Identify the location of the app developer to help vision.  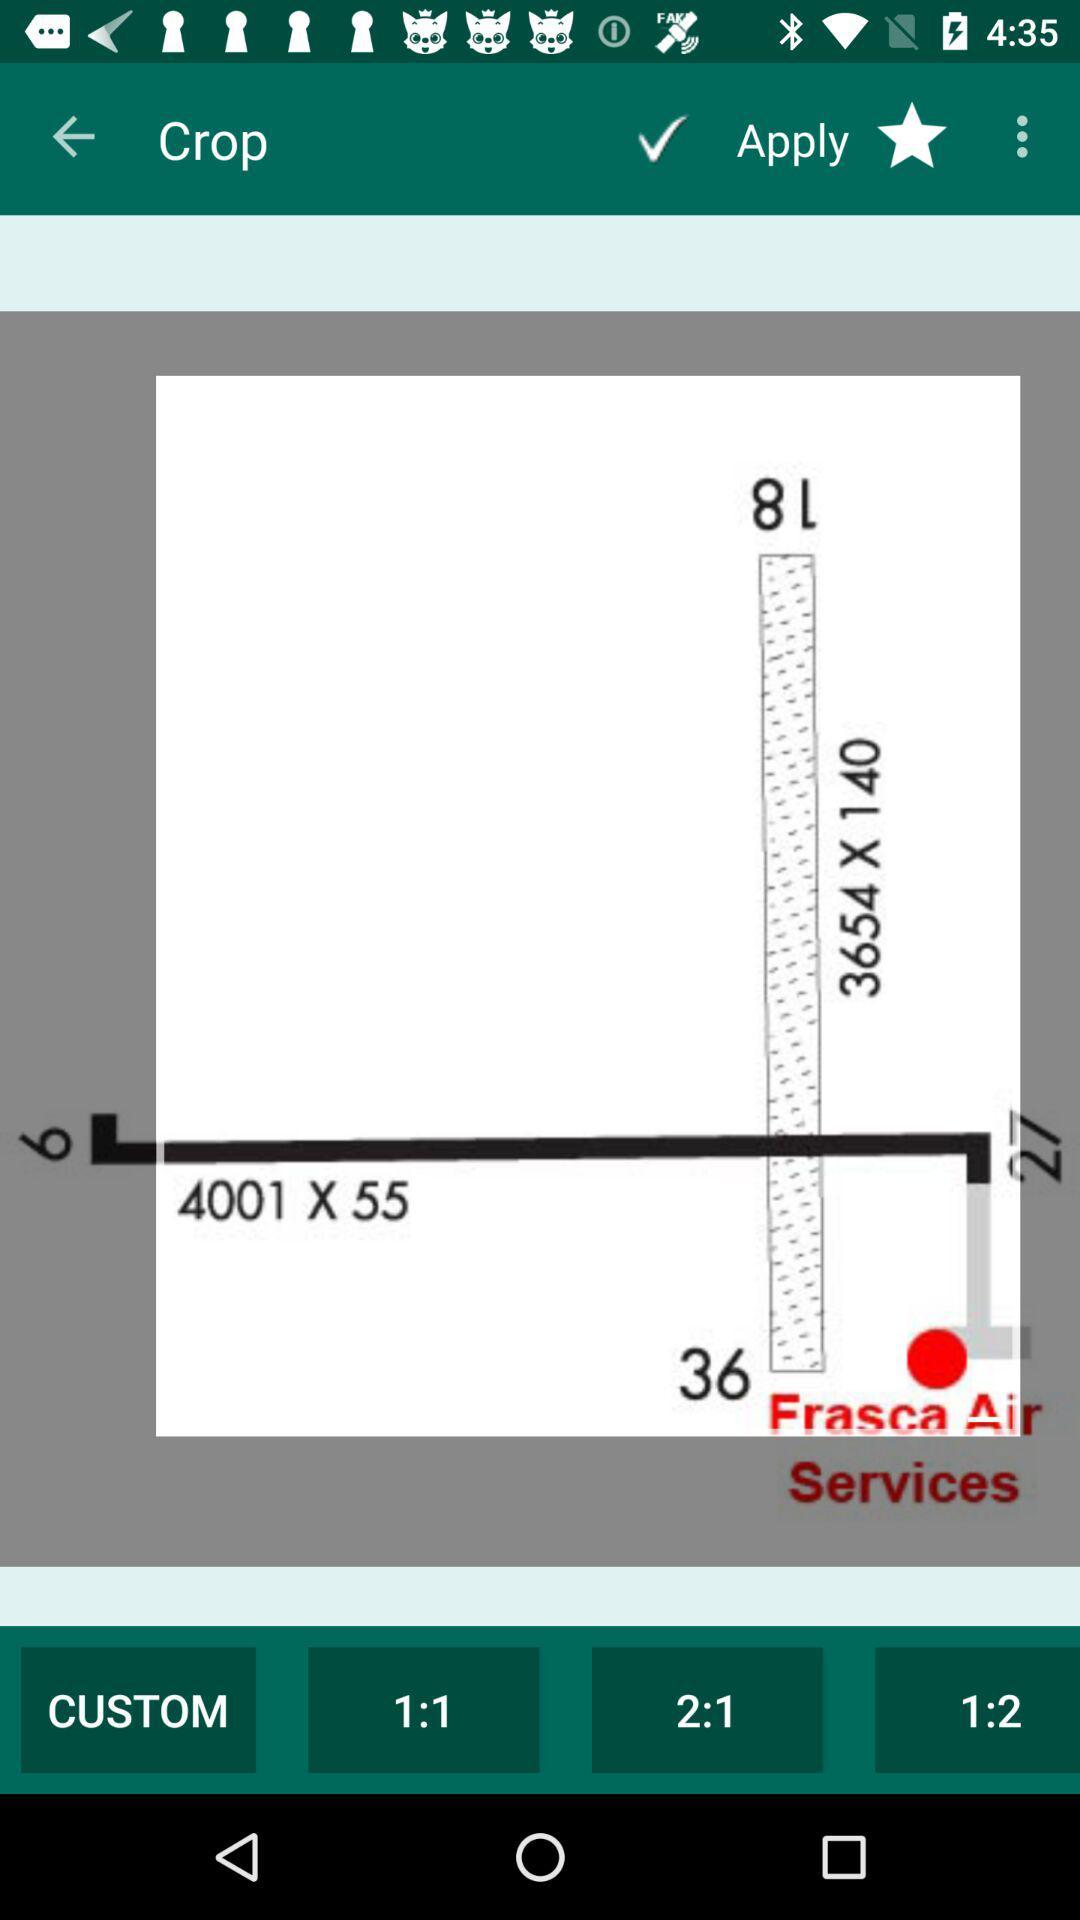
(662, 138).